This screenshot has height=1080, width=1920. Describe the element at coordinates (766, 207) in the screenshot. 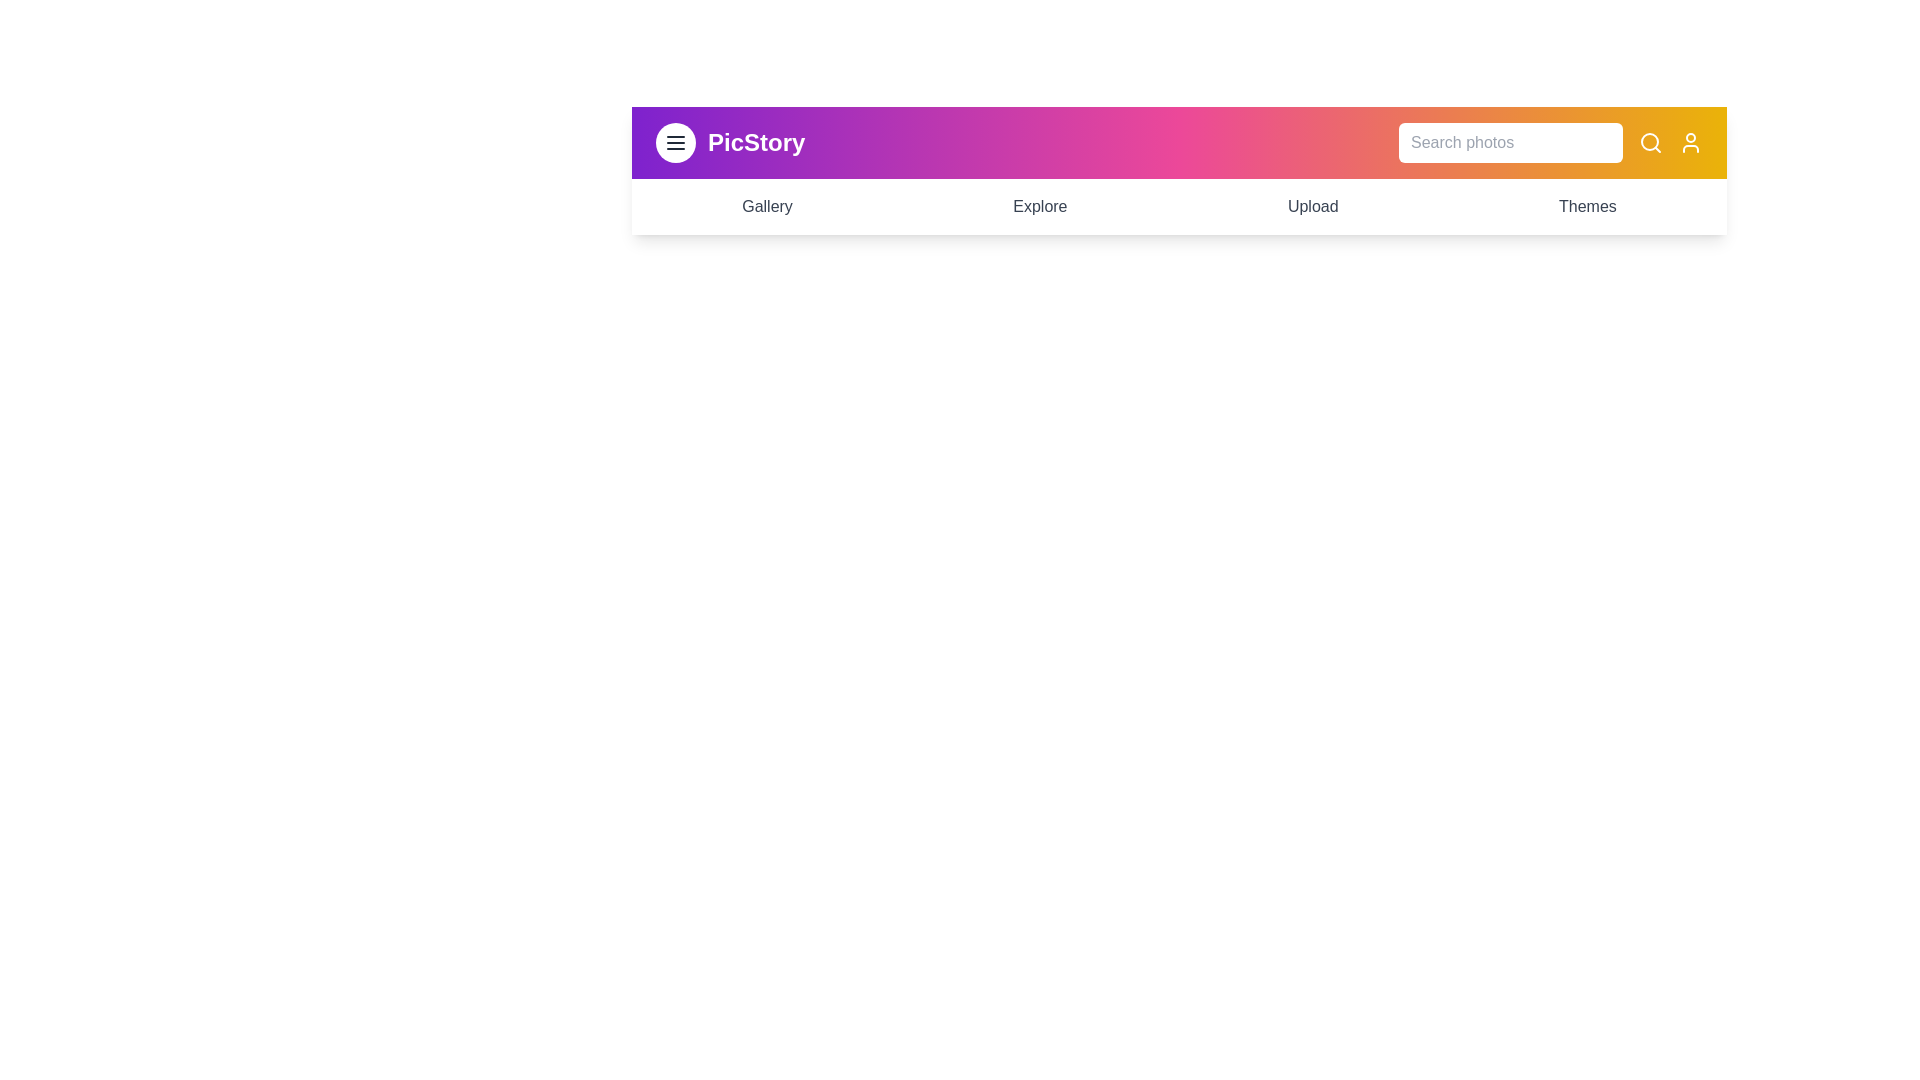

I see `the 'Gallery' menu item to navigate to the 'Gallery' section` at that location.